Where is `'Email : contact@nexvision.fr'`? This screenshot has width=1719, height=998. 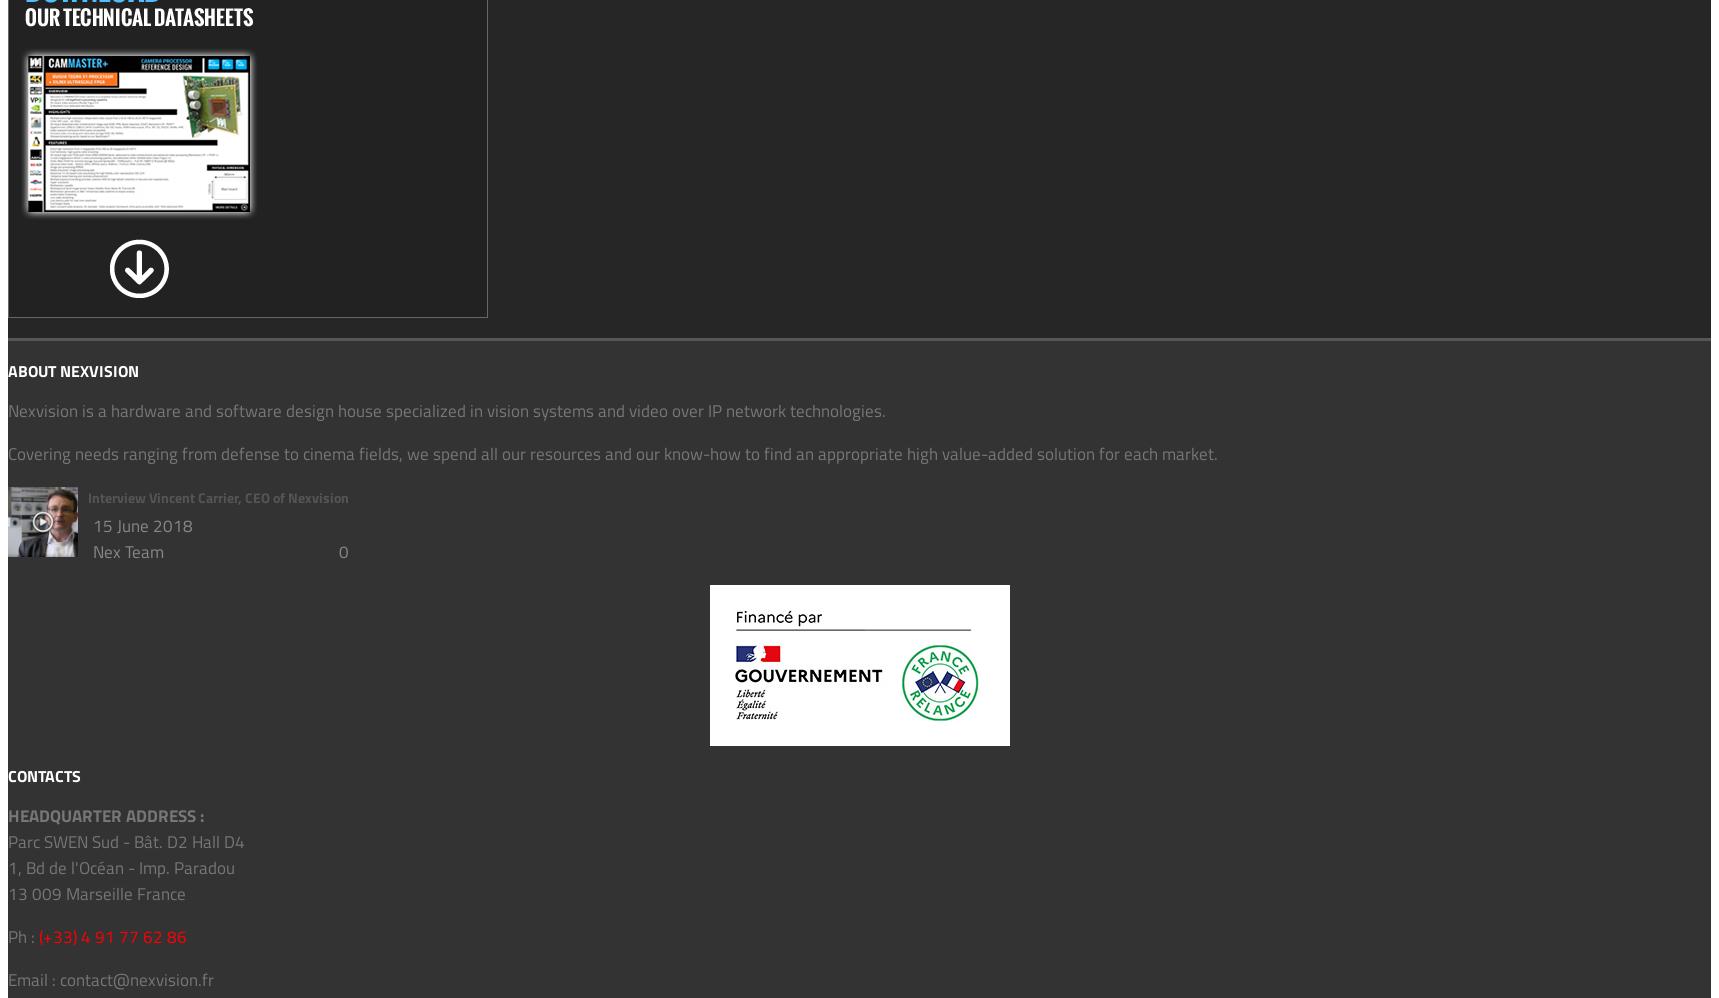 'Email : contact@nexvision.fr' is located at coordinates (111, 978).